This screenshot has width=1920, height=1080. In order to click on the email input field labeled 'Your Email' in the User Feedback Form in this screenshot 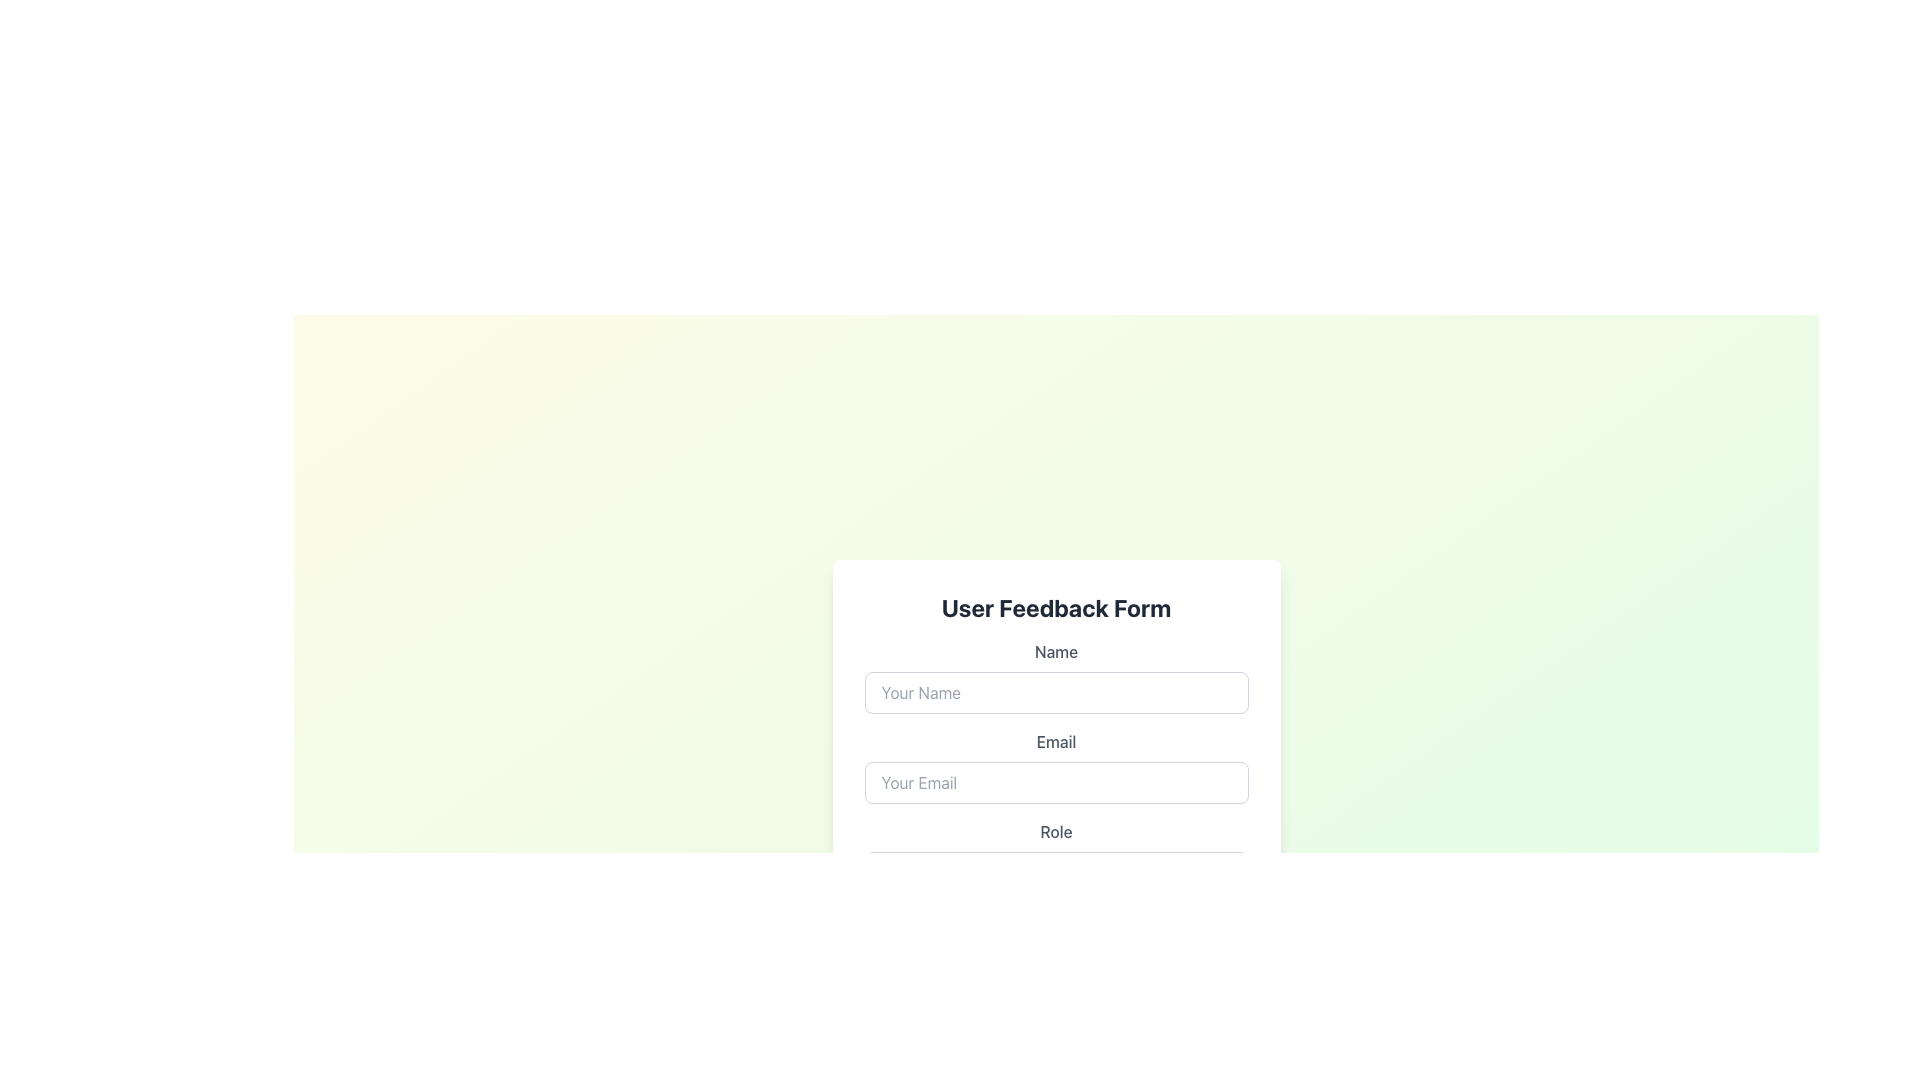, I will do `click(1055, 766)`.